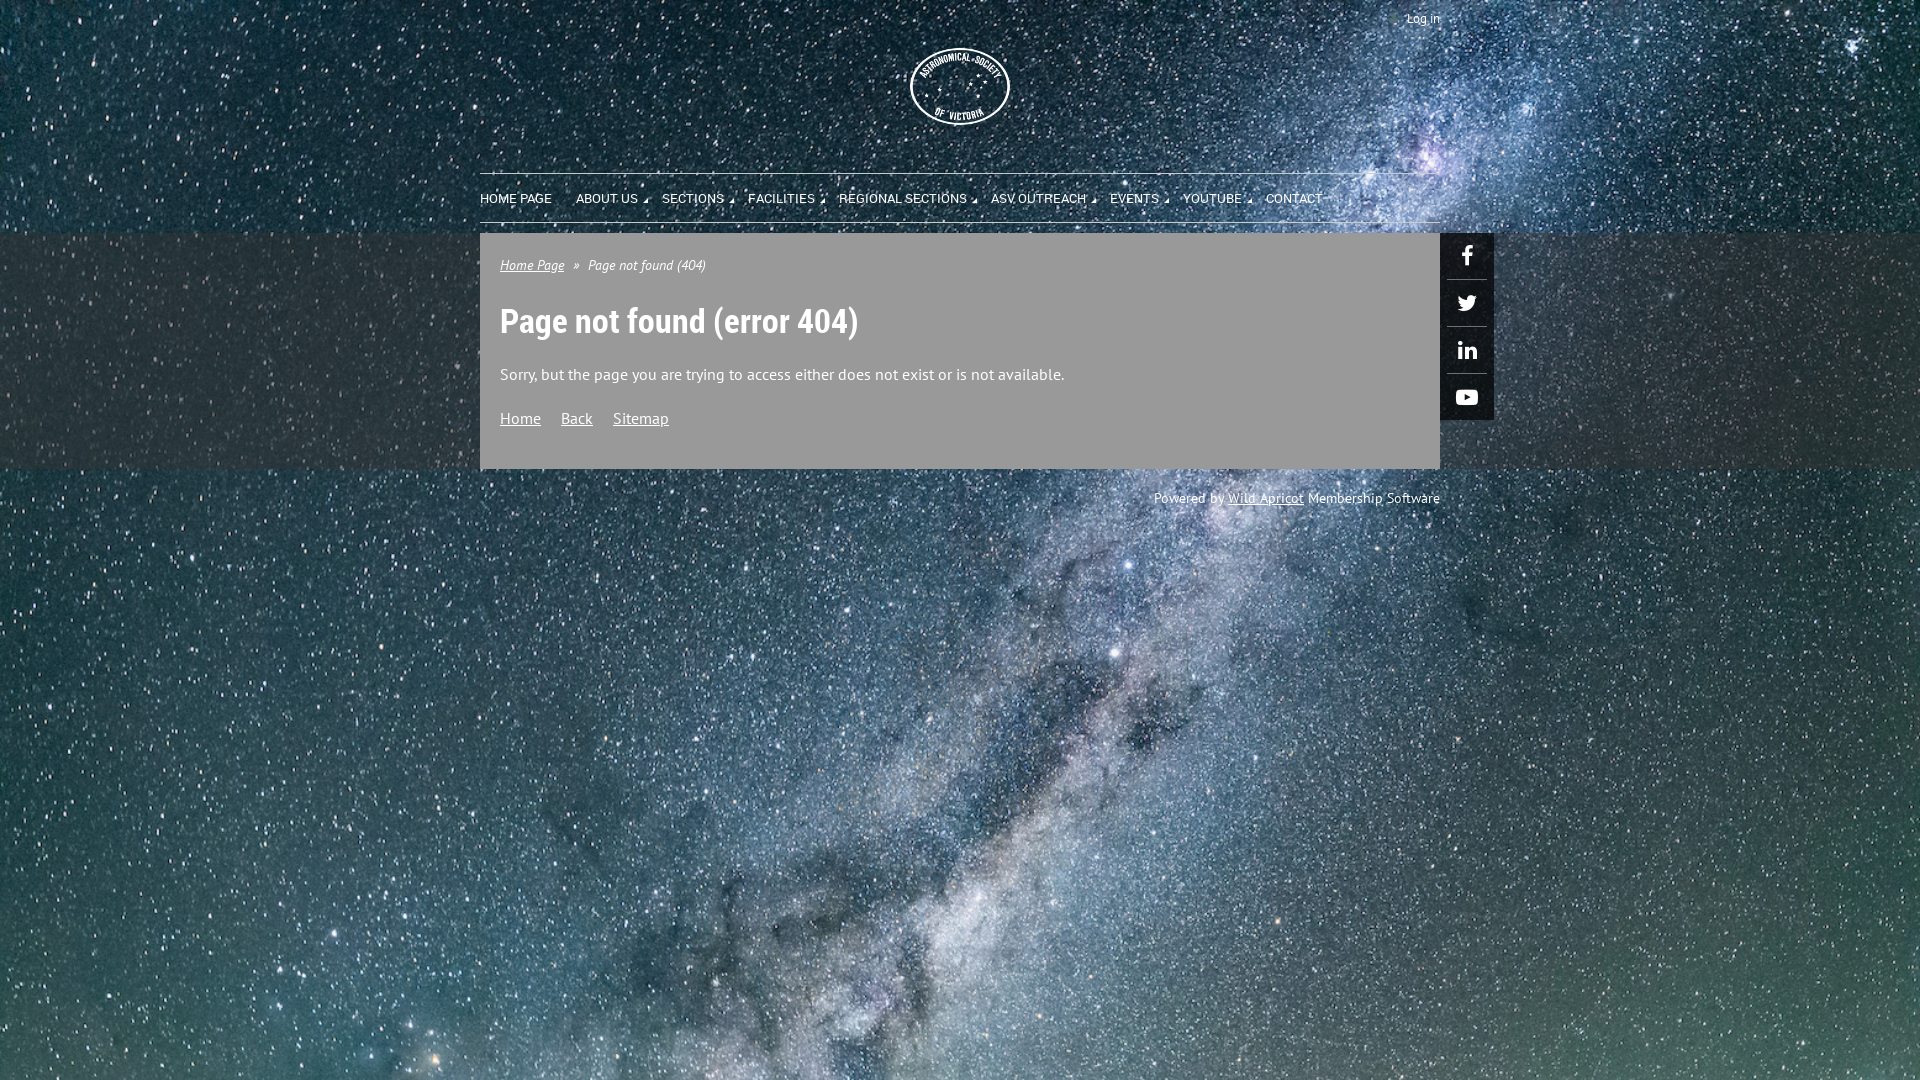  What do you see at coordinates (1411, 18) in the screenshot?
I see `'Log in'` at bounding box center [1411, 18].